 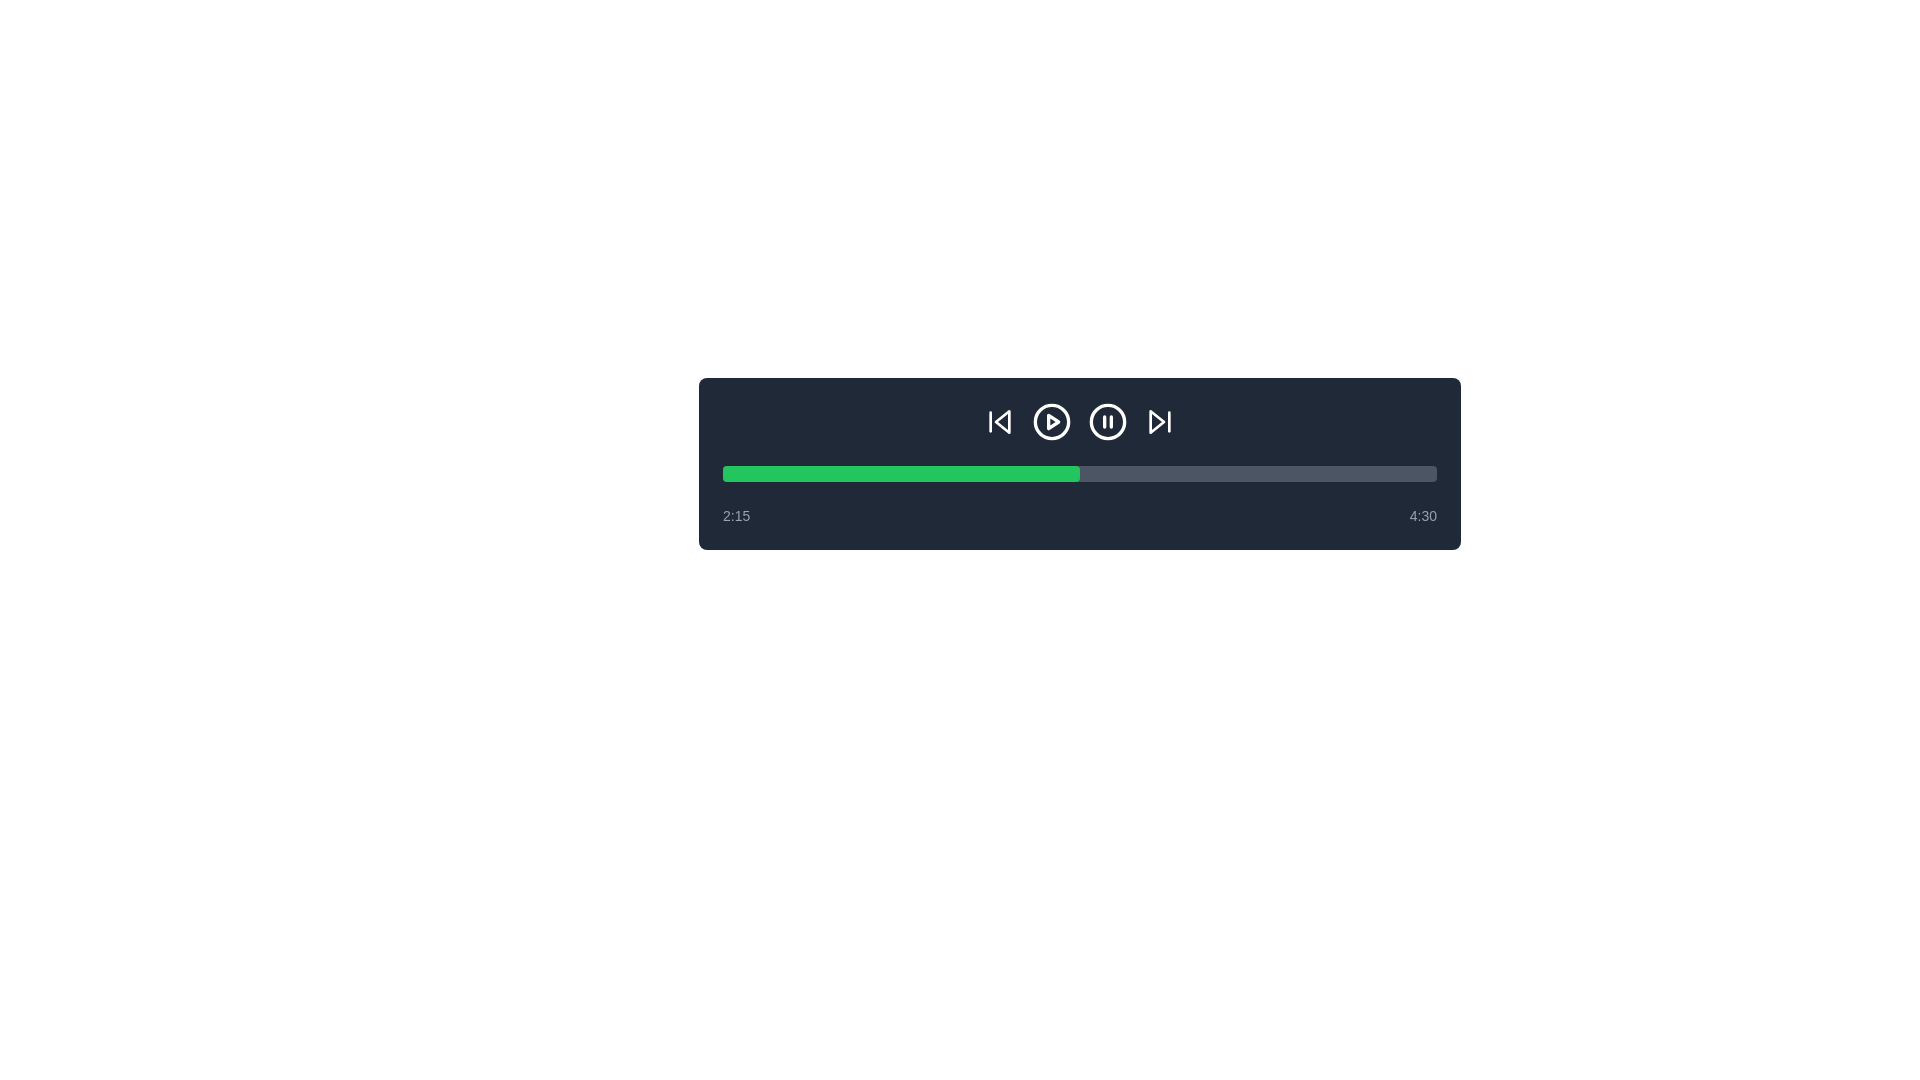 I want to click on the rewind or forward buttons in the media player widget to adjust playback, so click(x=1079, y=463).